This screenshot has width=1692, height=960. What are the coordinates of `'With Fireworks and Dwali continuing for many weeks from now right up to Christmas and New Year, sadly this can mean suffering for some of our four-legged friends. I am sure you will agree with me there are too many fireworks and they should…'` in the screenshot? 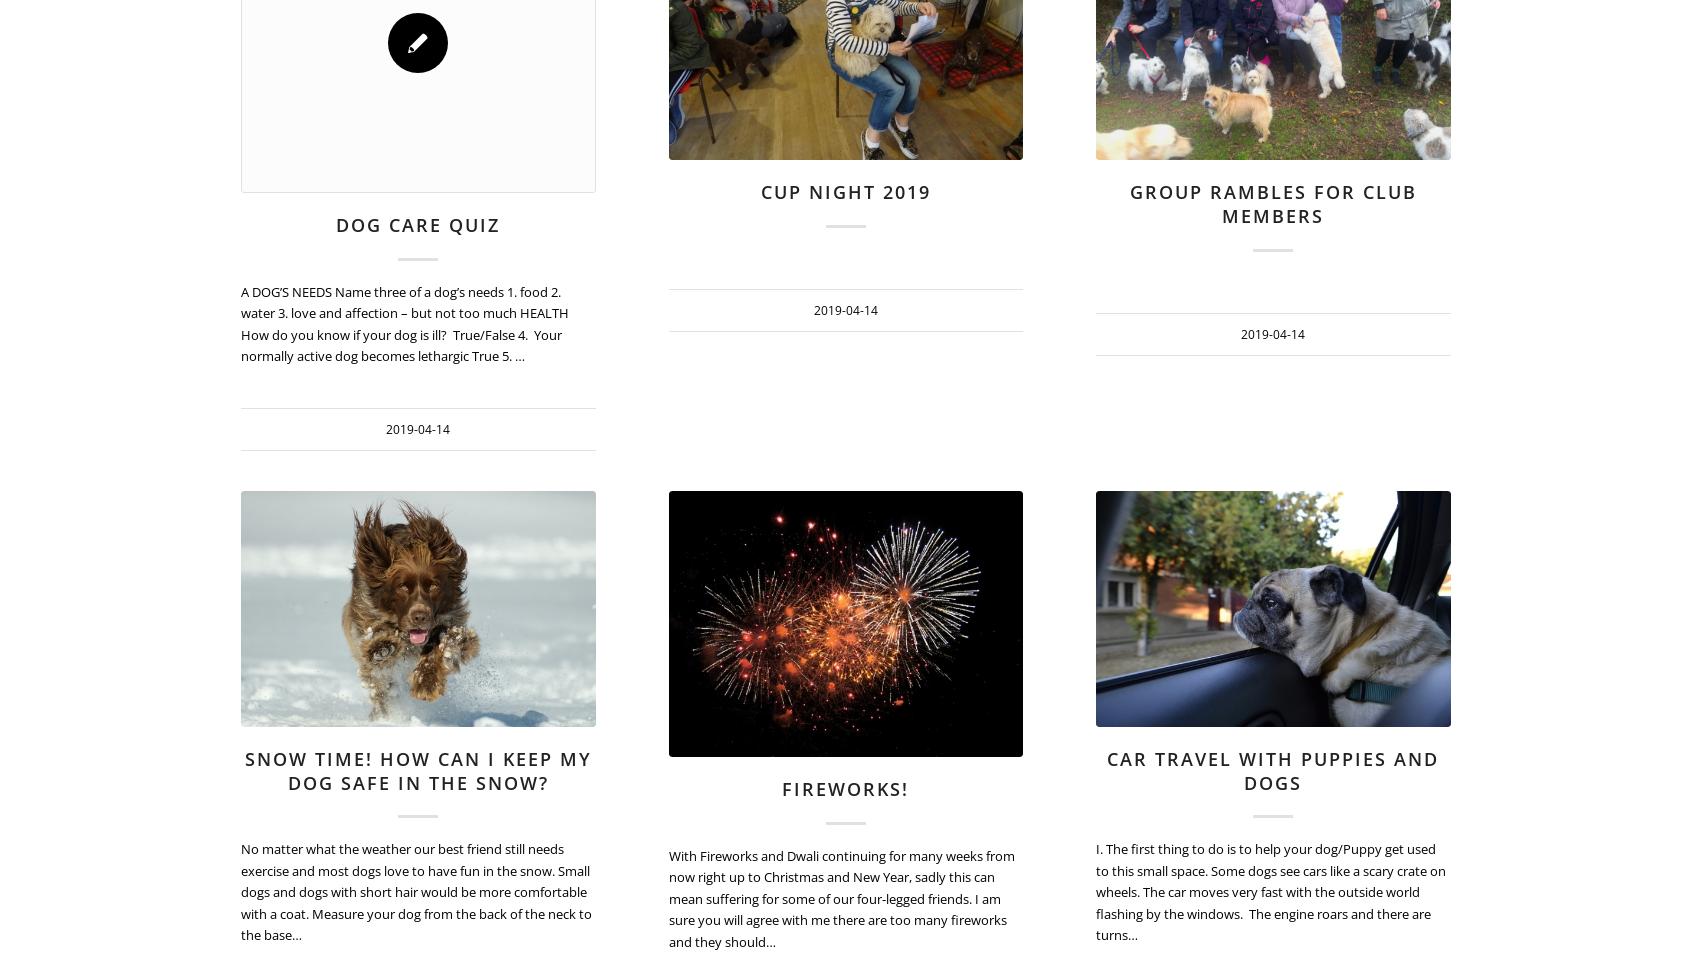 It's located at (668, 896).